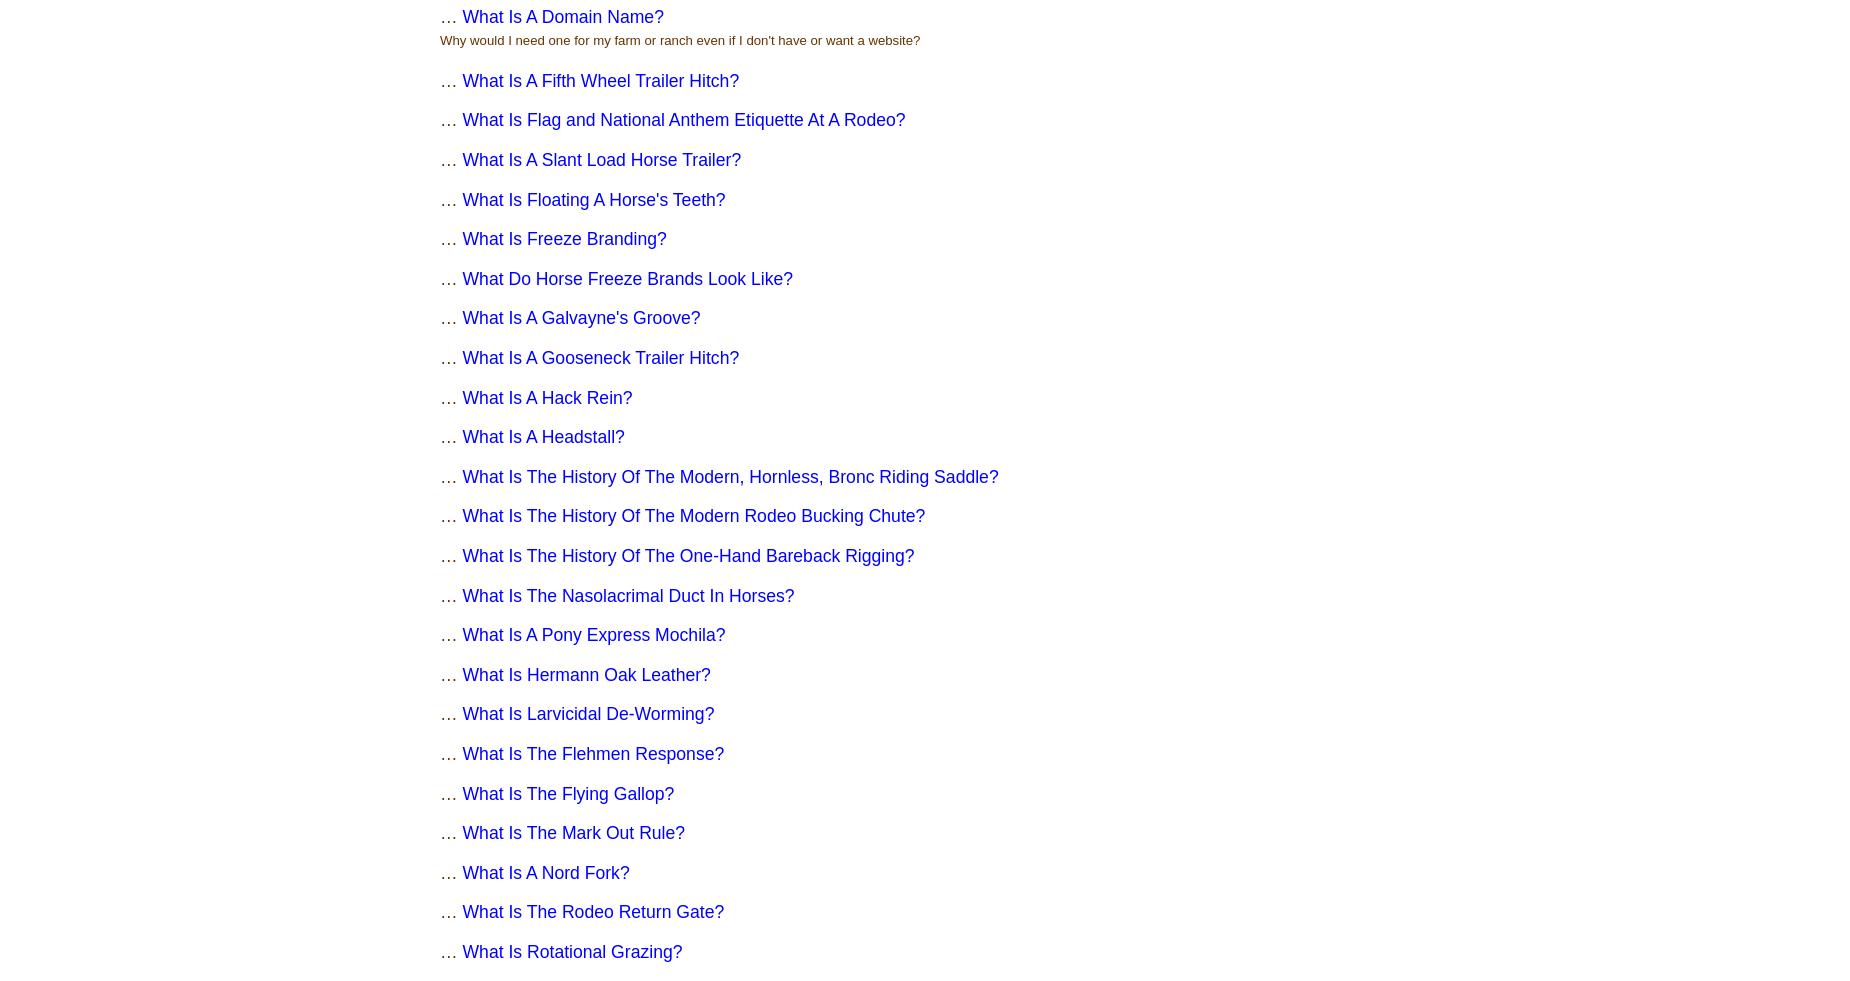  What do you see at coordinates (573, 832) in the screenshot?
I see `'What Is The Mark Out Rule?'` at bounding box center [573, 832].